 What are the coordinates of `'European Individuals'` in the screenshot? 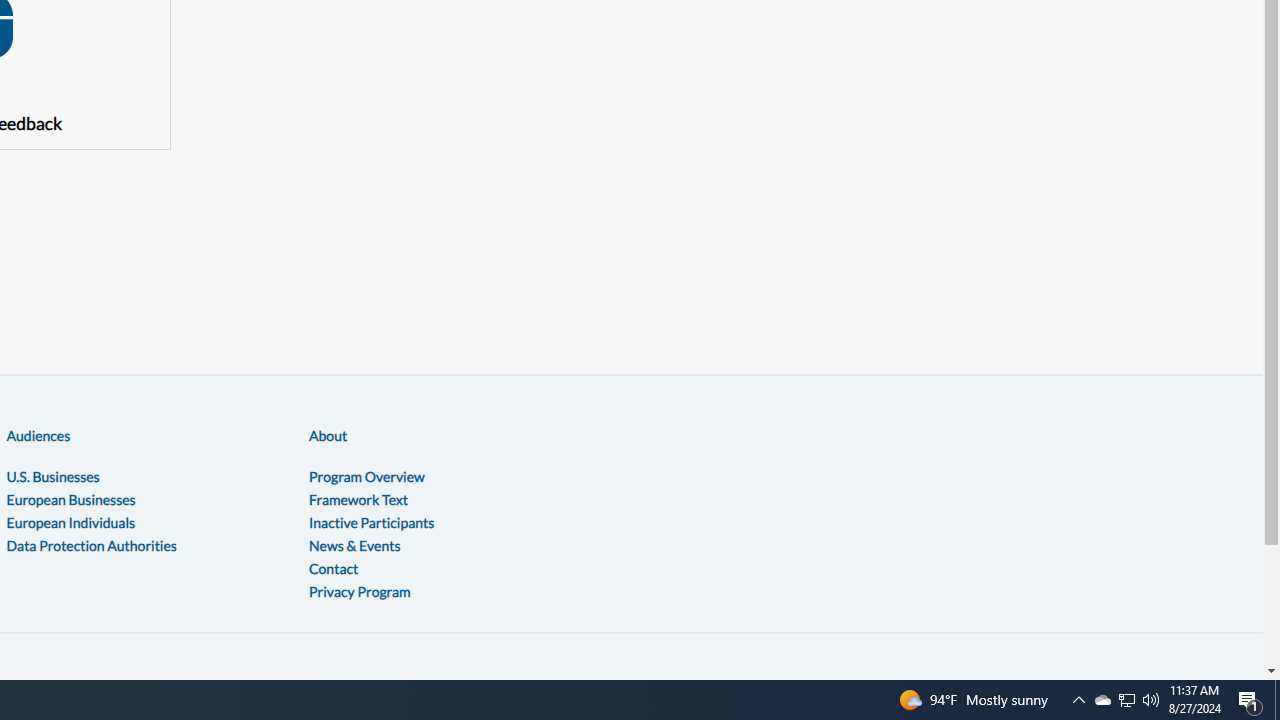 It's located at (71, 521).